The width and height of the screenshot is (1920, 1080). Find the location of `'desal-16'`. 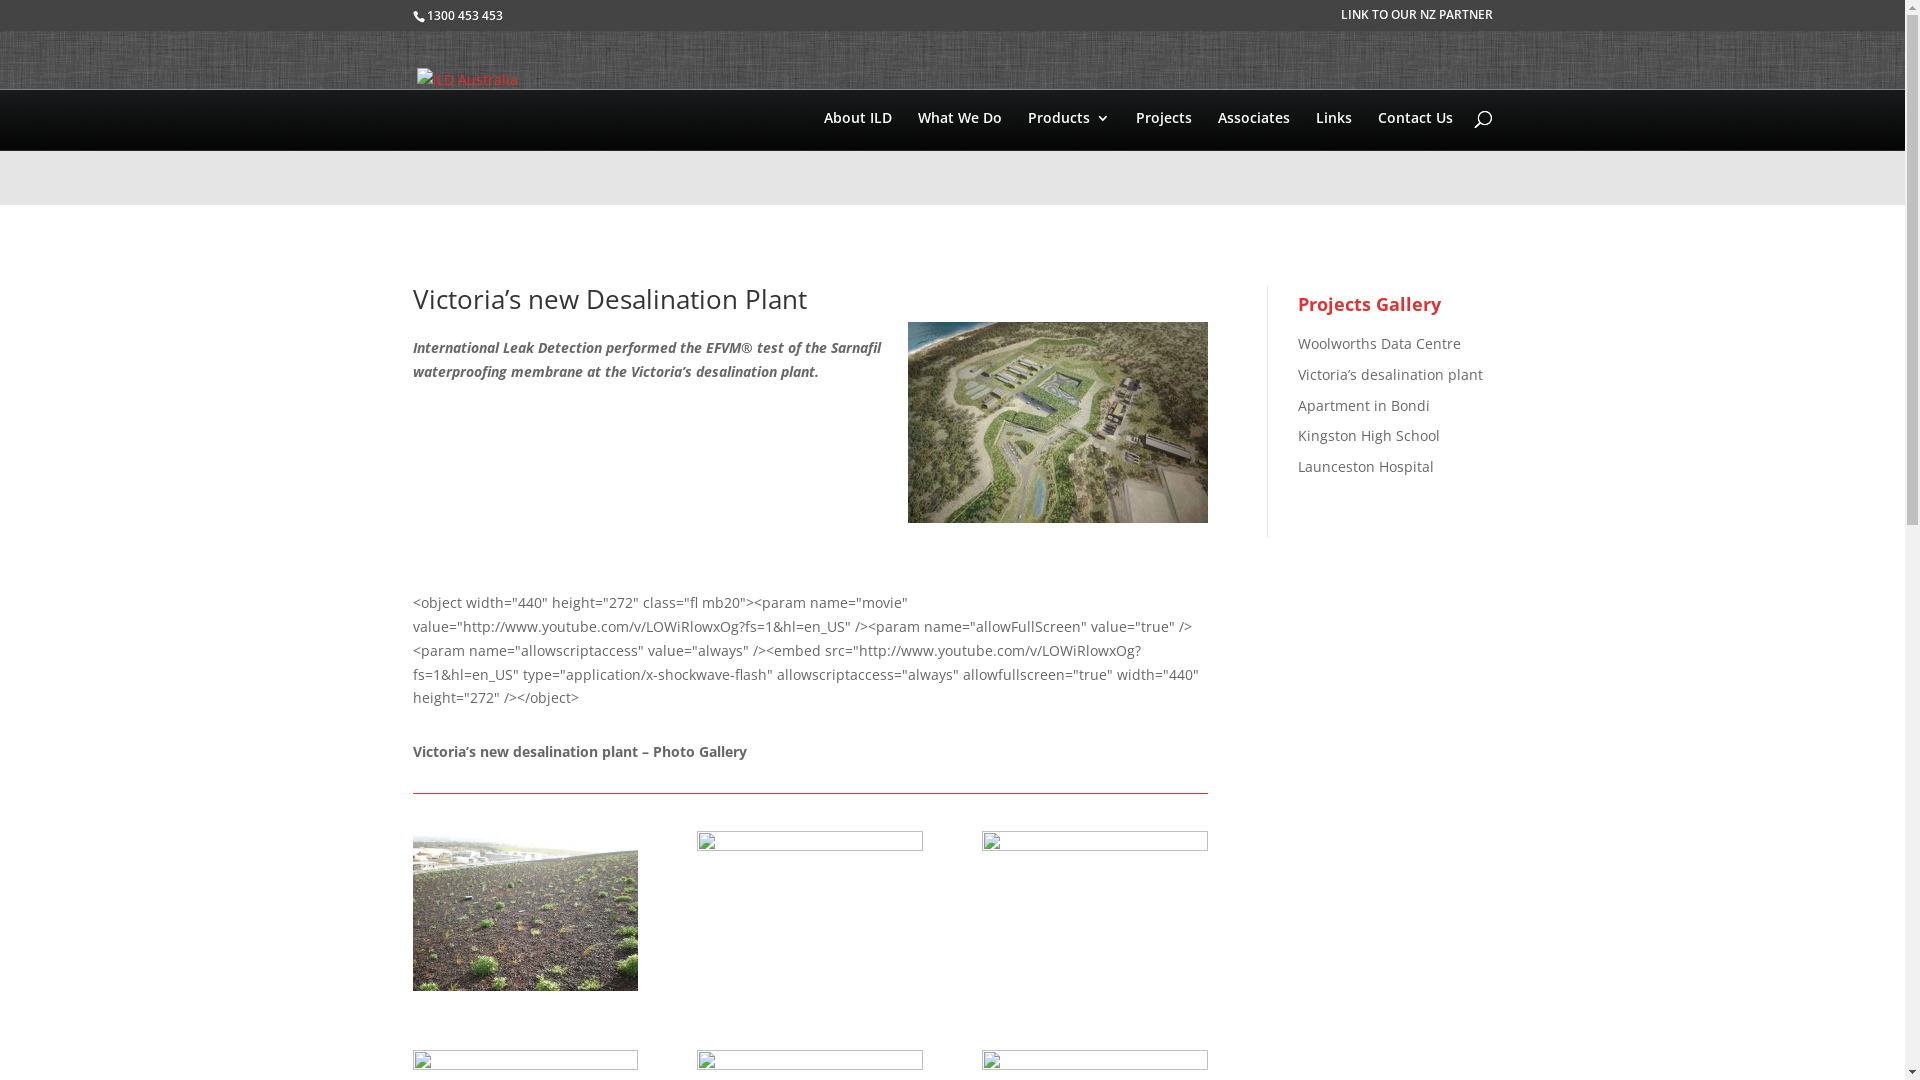

'desal-16' is located at coordinates (524, 990).